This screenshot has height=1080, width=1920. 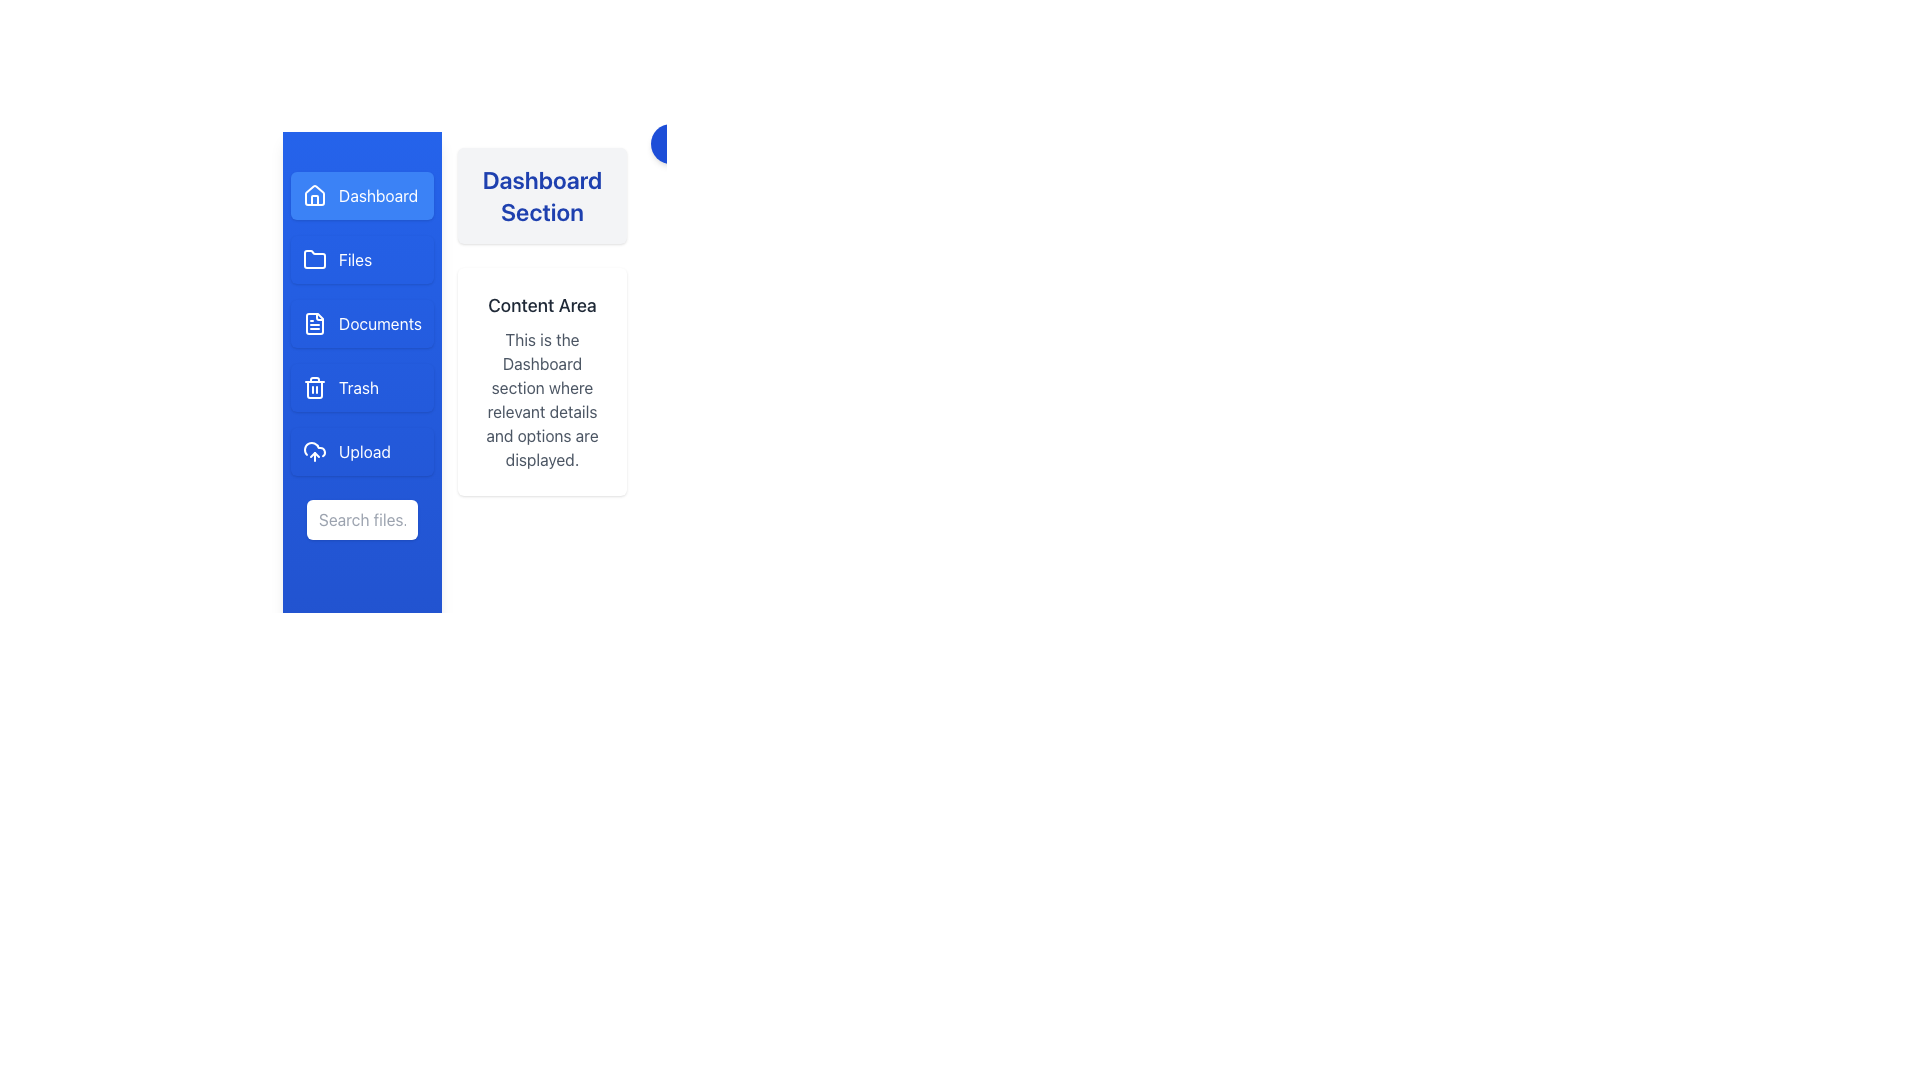 What do you see at coordinates (362, 451) in the screenshot?
I see `the file upload button located in the vertical navigation menu, which is the fifth item below the 'Trash' button` at bounding box center [362, 451].